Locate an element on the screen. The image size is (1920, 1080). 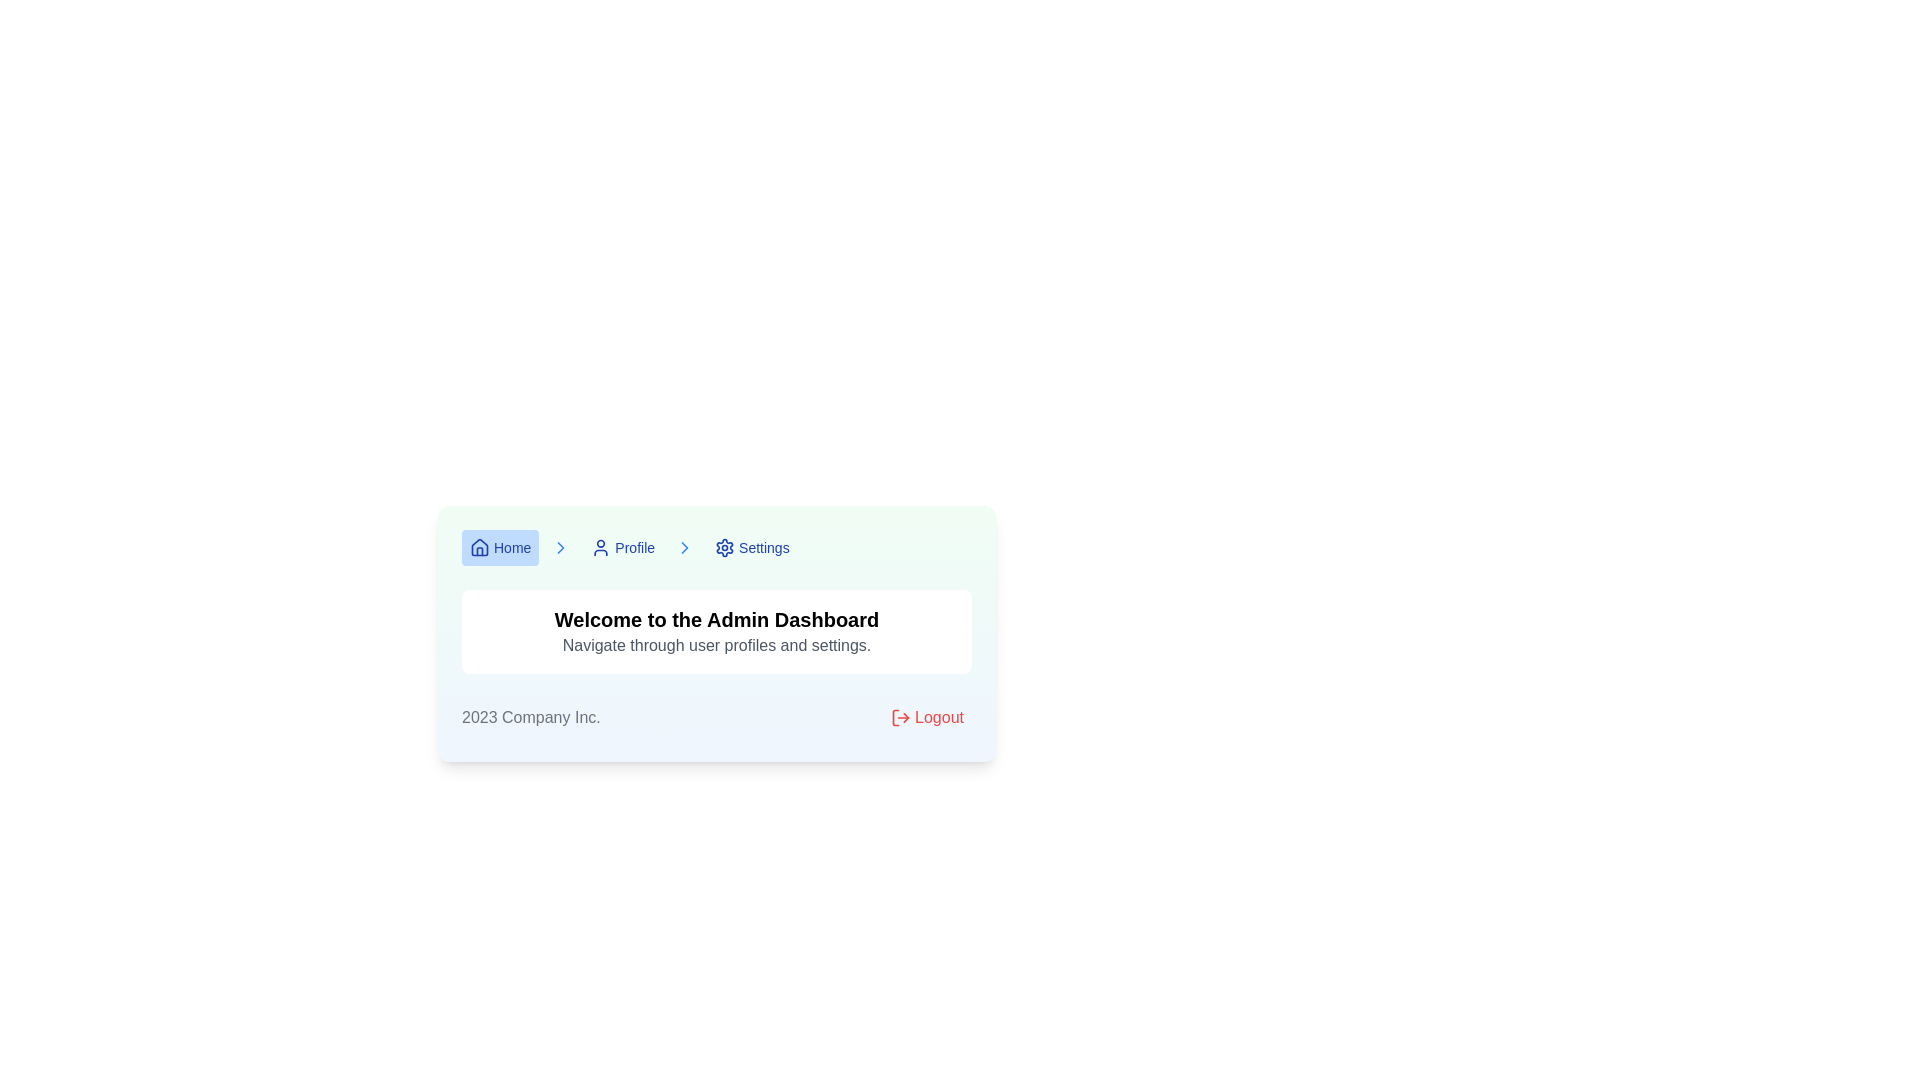
the logout Text label located in the lower-right corner of the card layout to initiate the logout process is located at coordinates (938, 716).